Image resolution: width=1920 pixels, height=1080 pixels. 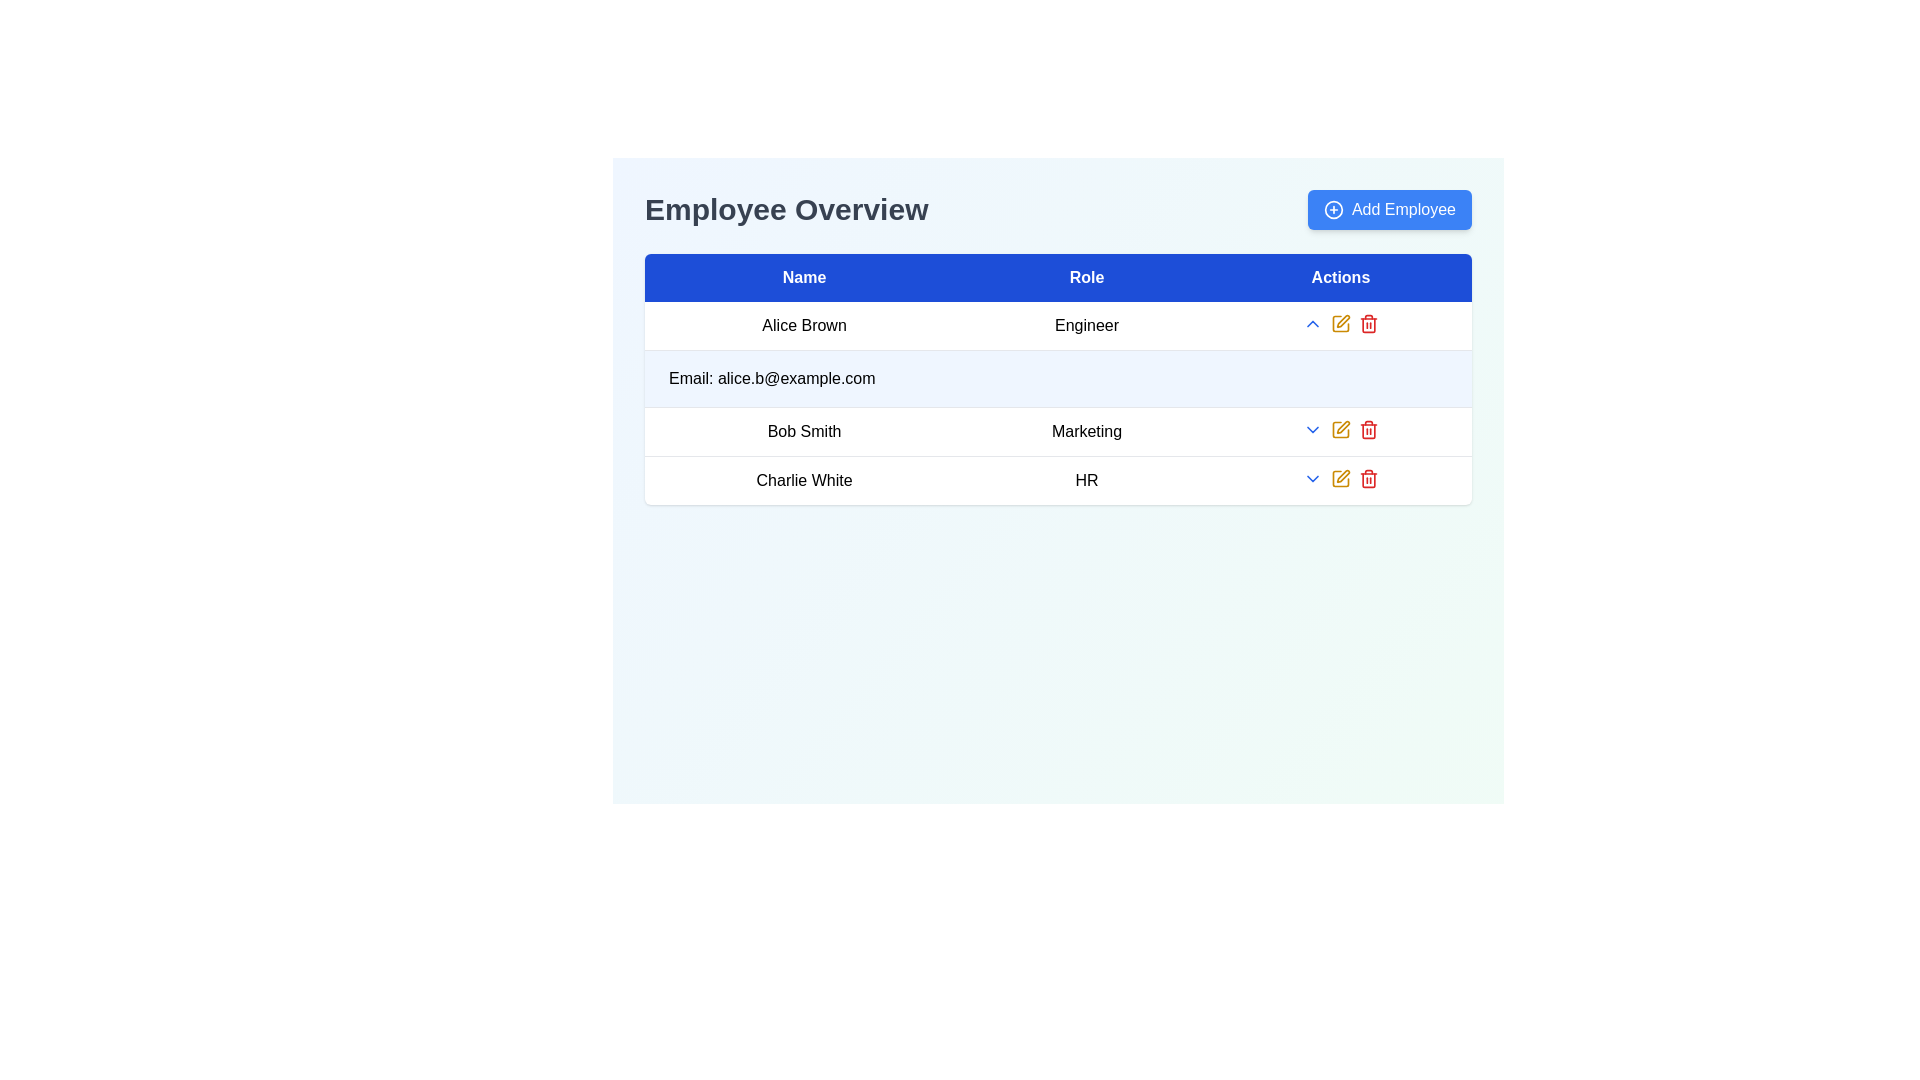 I want to click on the 'Add Employee' button which has a rounded shape, blue background, white text, and a plus sign icon on the left, so click(x=1388, y=209).